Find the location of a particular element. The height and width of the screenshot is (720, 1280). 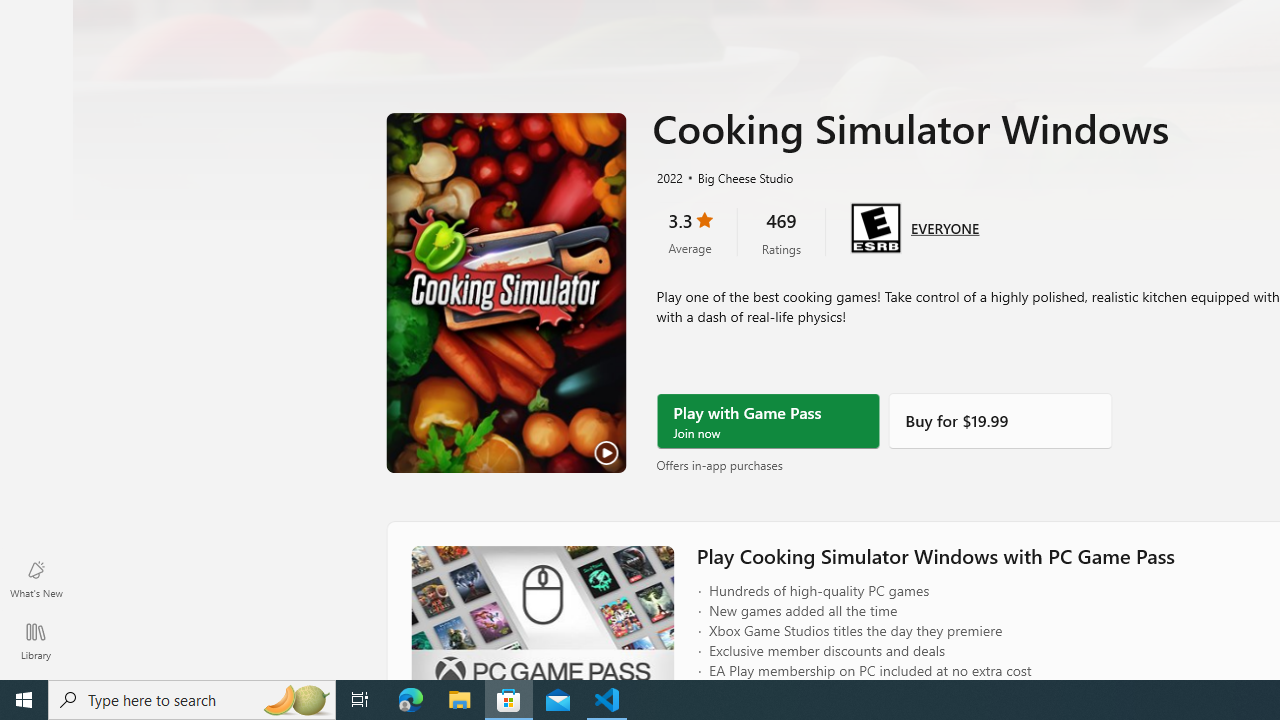

'Big Cheese Studio' is located at coordinates (736, 176).